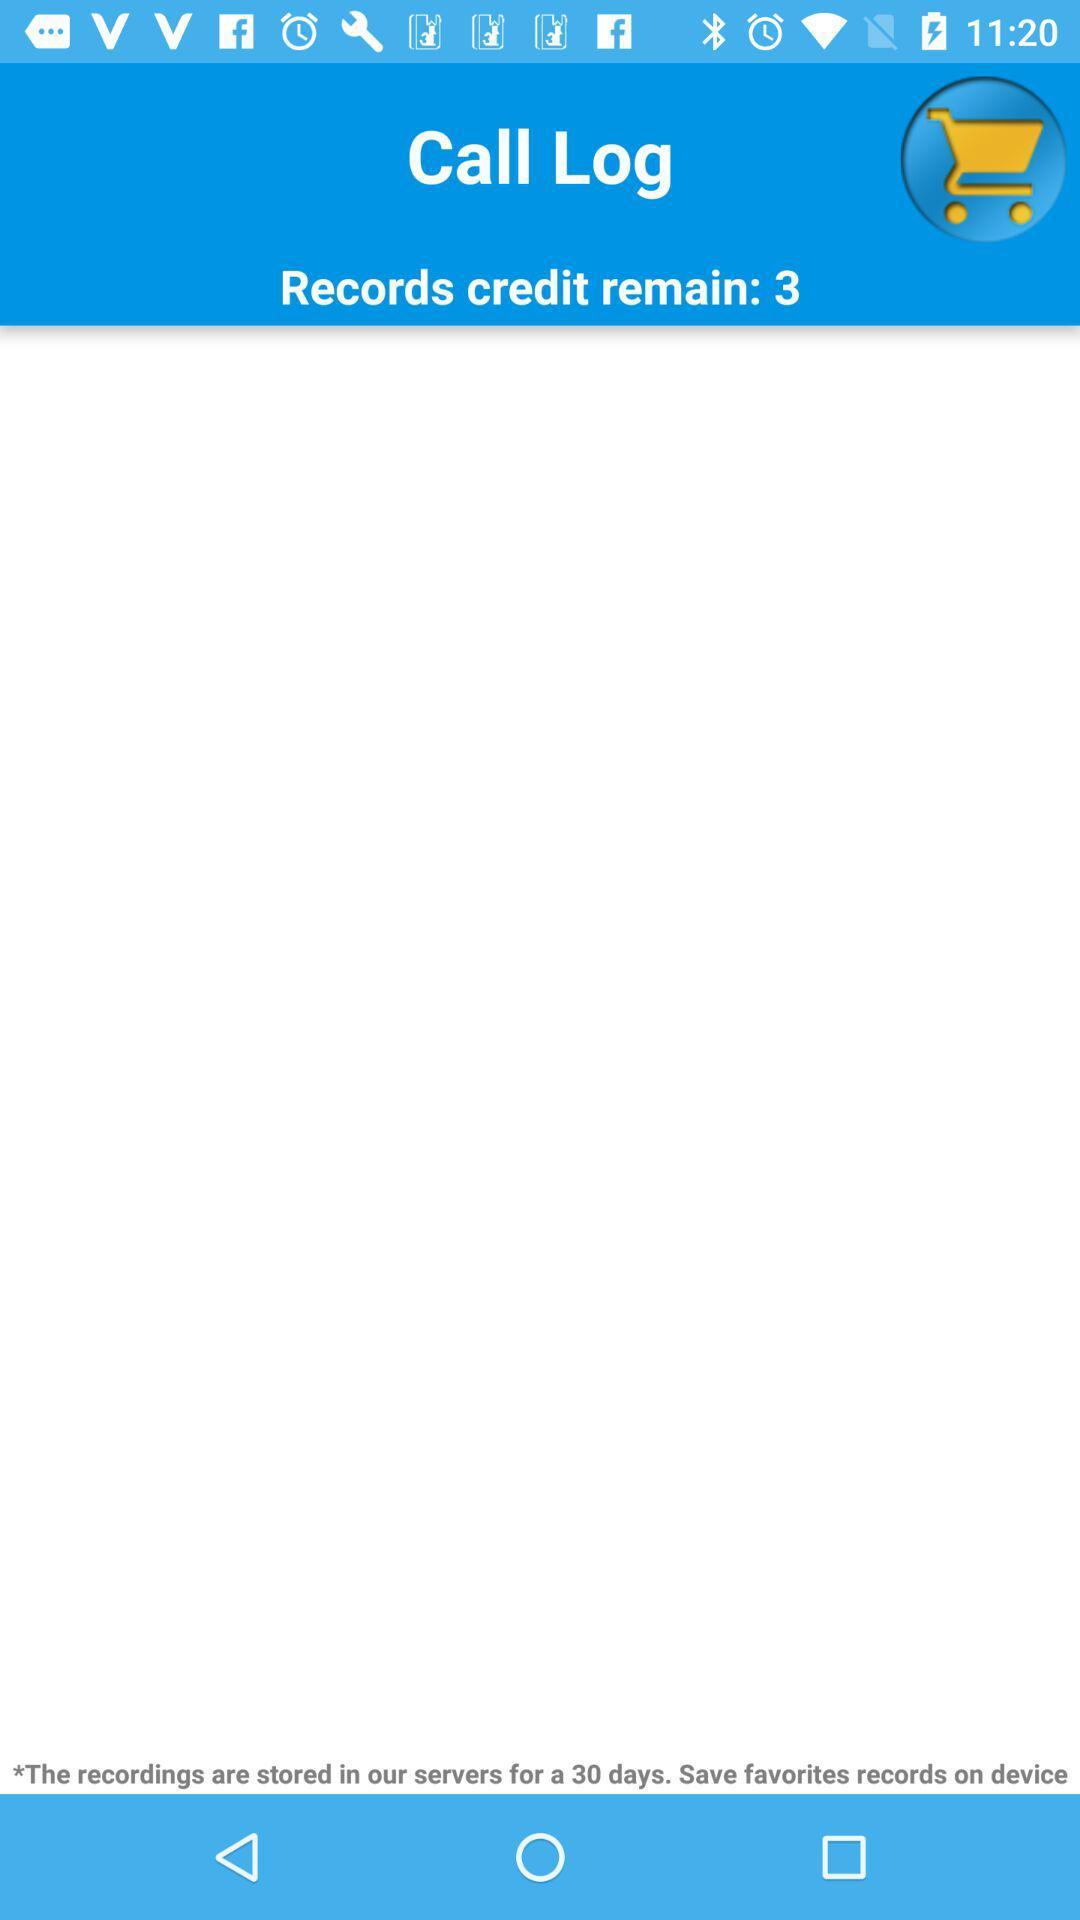 The width and height of the screenshot is (1080, 1920). What do you see at coordinates (540, 1039) in the screenshot?
I see `the icon at the center` at bounding box center [540, 1039].